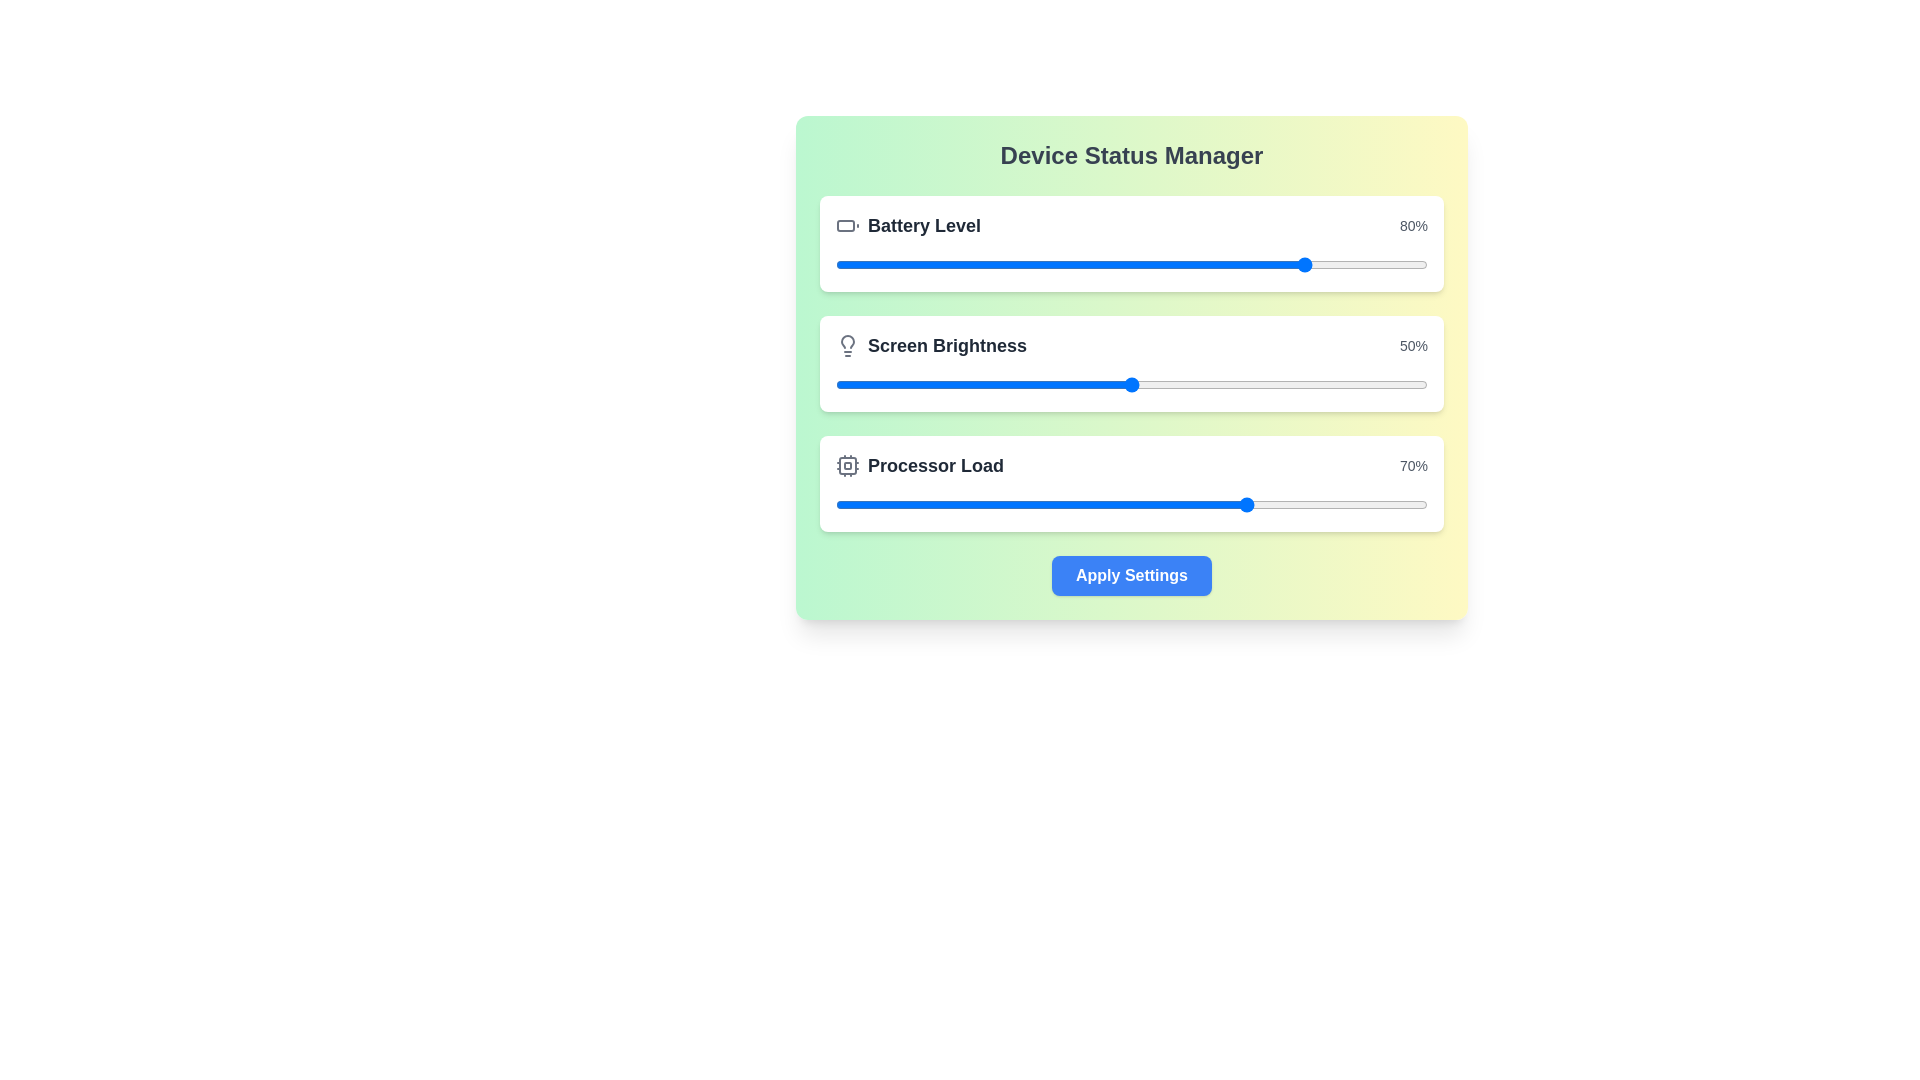  I want to click on the battery level, so click(1421, 264).